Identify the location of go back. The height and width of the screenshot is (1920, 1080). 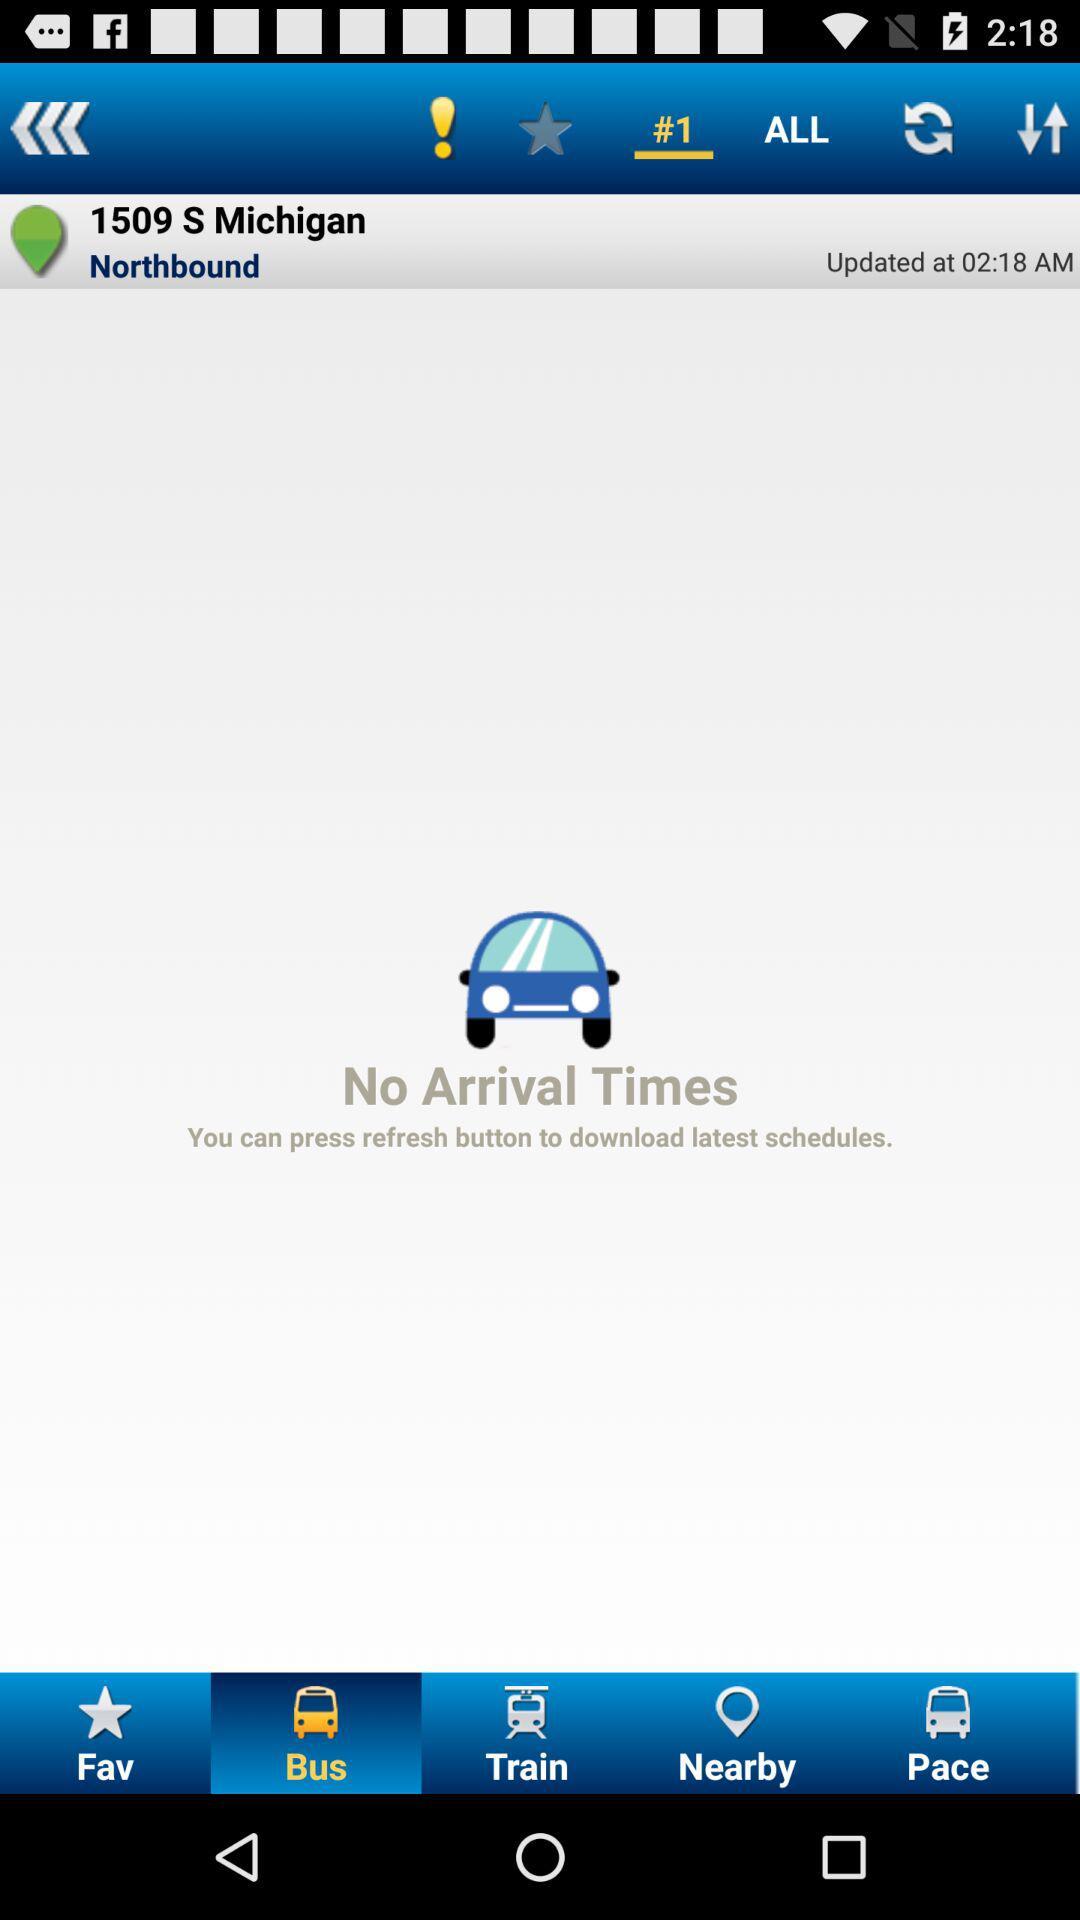
(48, 127).